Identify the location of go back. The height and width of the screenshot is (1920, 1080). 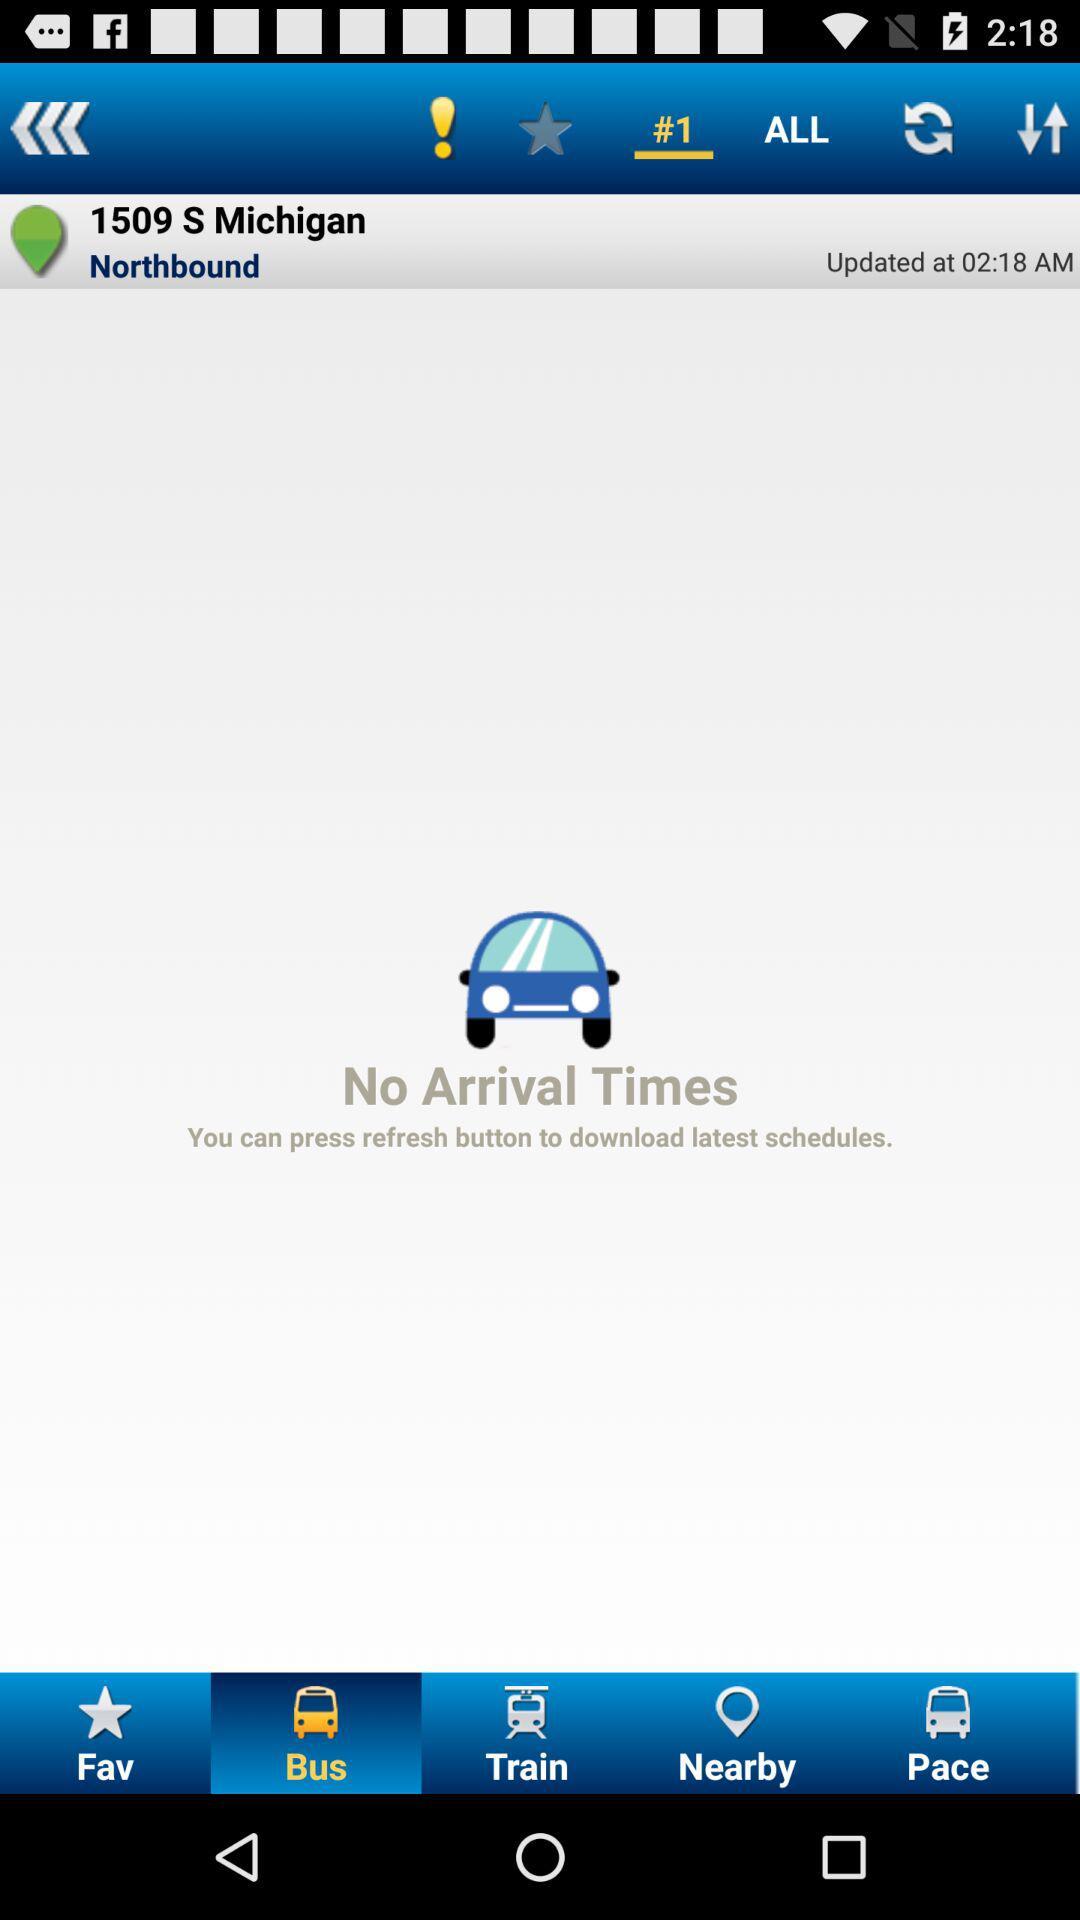
(48, 127).